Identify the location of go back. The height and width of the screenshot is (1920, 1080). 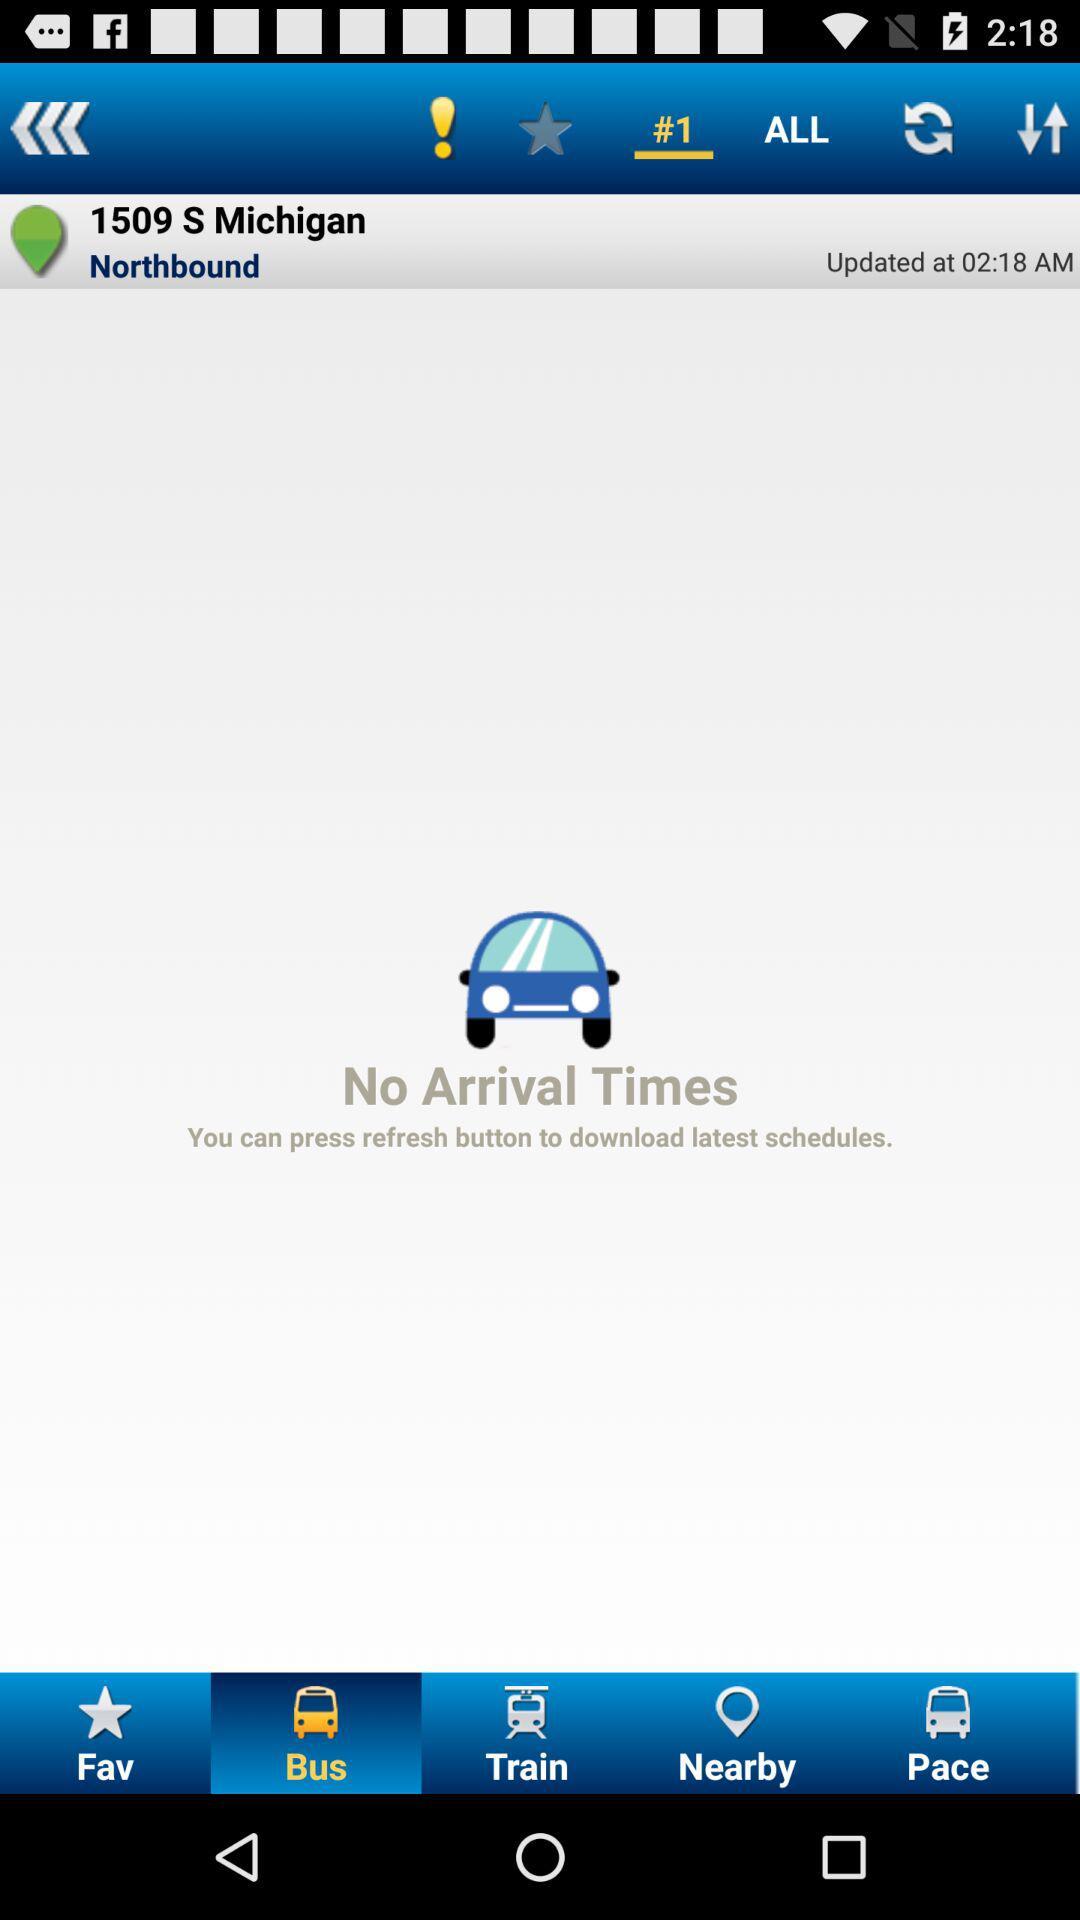
(48, 127).